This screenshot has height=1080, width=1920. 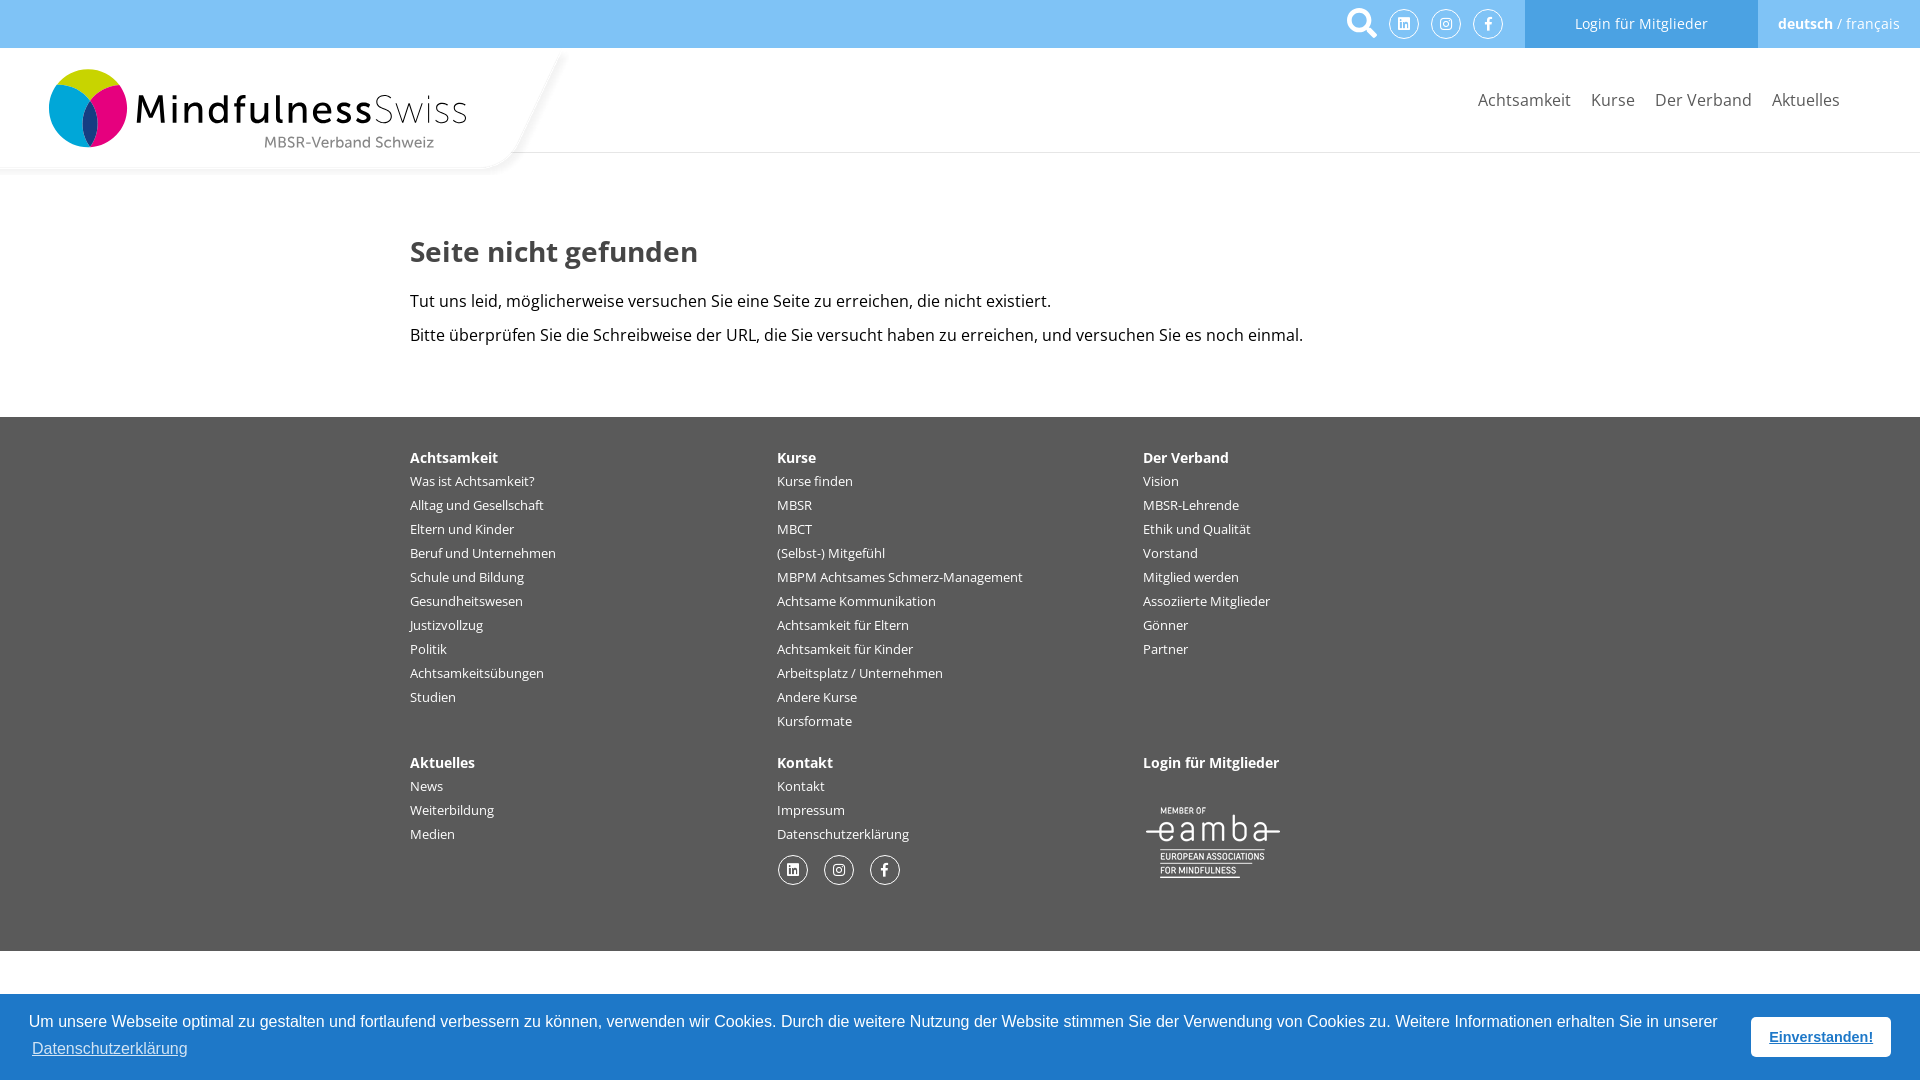 I want to click on 'Gesundheitswesen', so click(x=465, y=600).